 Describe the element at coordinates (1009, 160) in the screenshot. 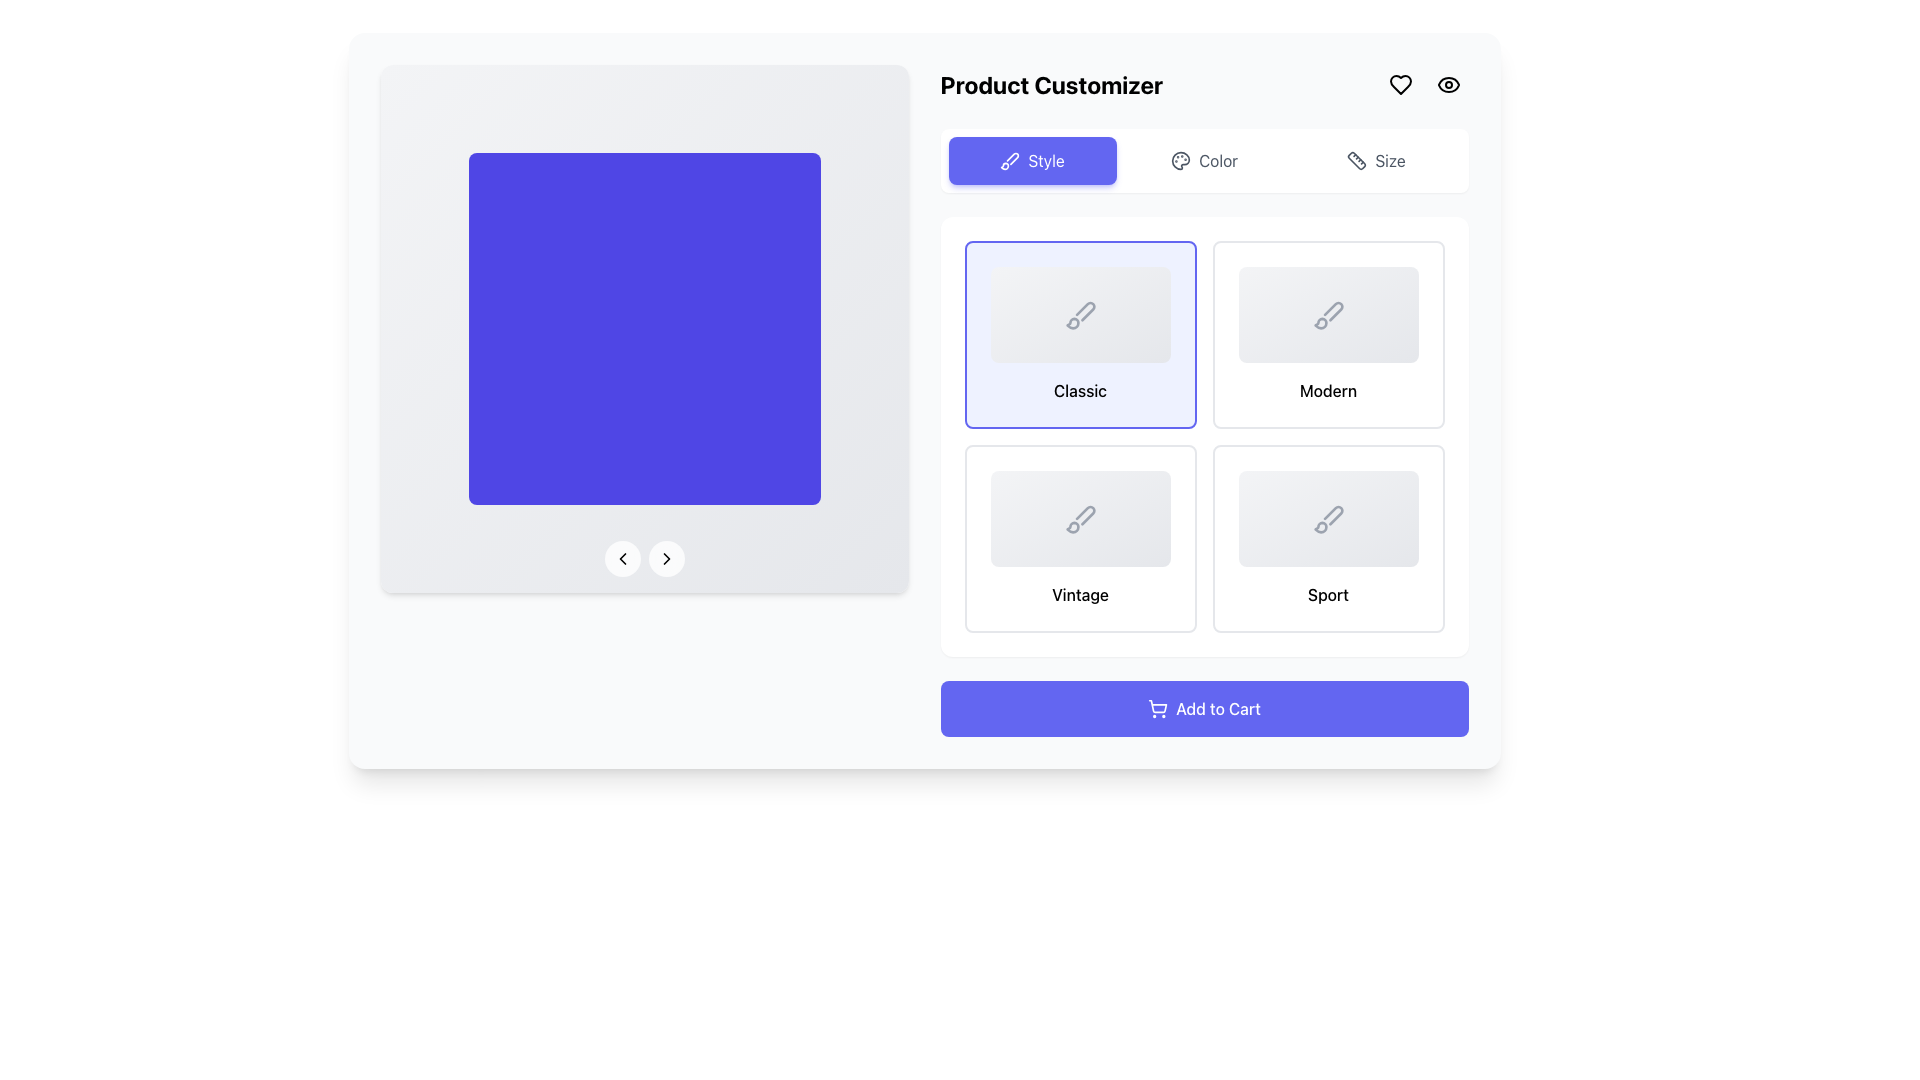

I see `the 'Style' button which contains the icon representing the 'Style' feature of the application, located in the top-central part of the interface's control section` at that location.